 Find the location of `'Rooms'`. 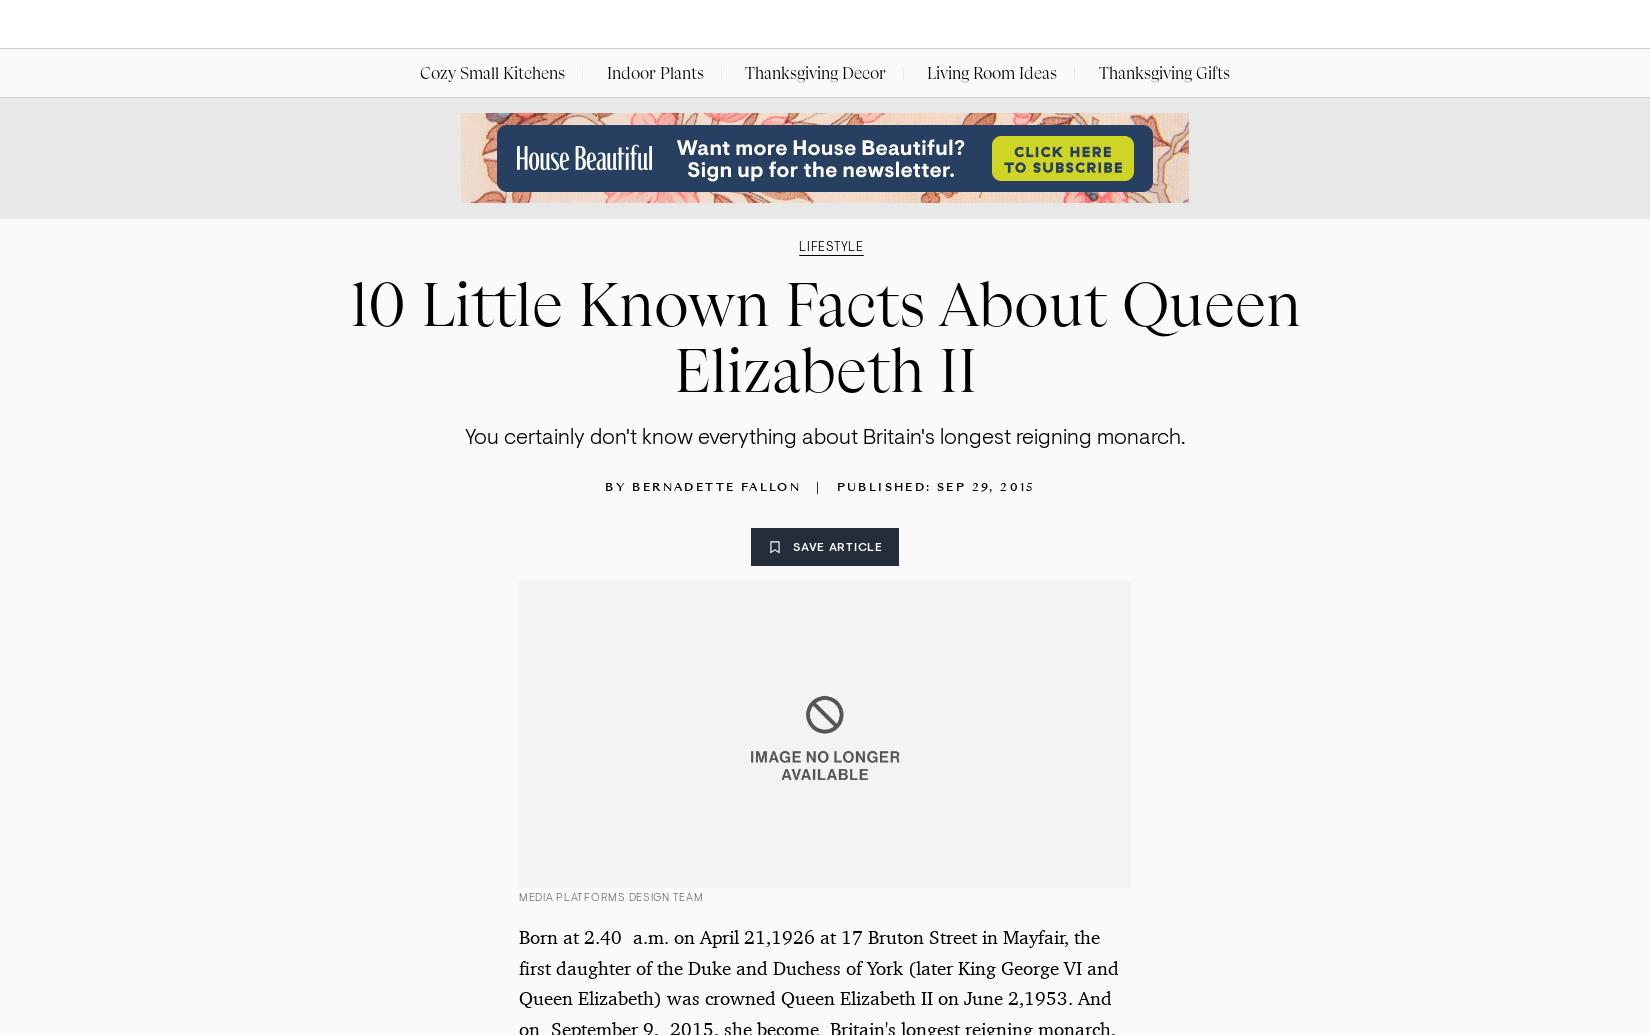

'Rooms' is located at coordinates (551, 23).